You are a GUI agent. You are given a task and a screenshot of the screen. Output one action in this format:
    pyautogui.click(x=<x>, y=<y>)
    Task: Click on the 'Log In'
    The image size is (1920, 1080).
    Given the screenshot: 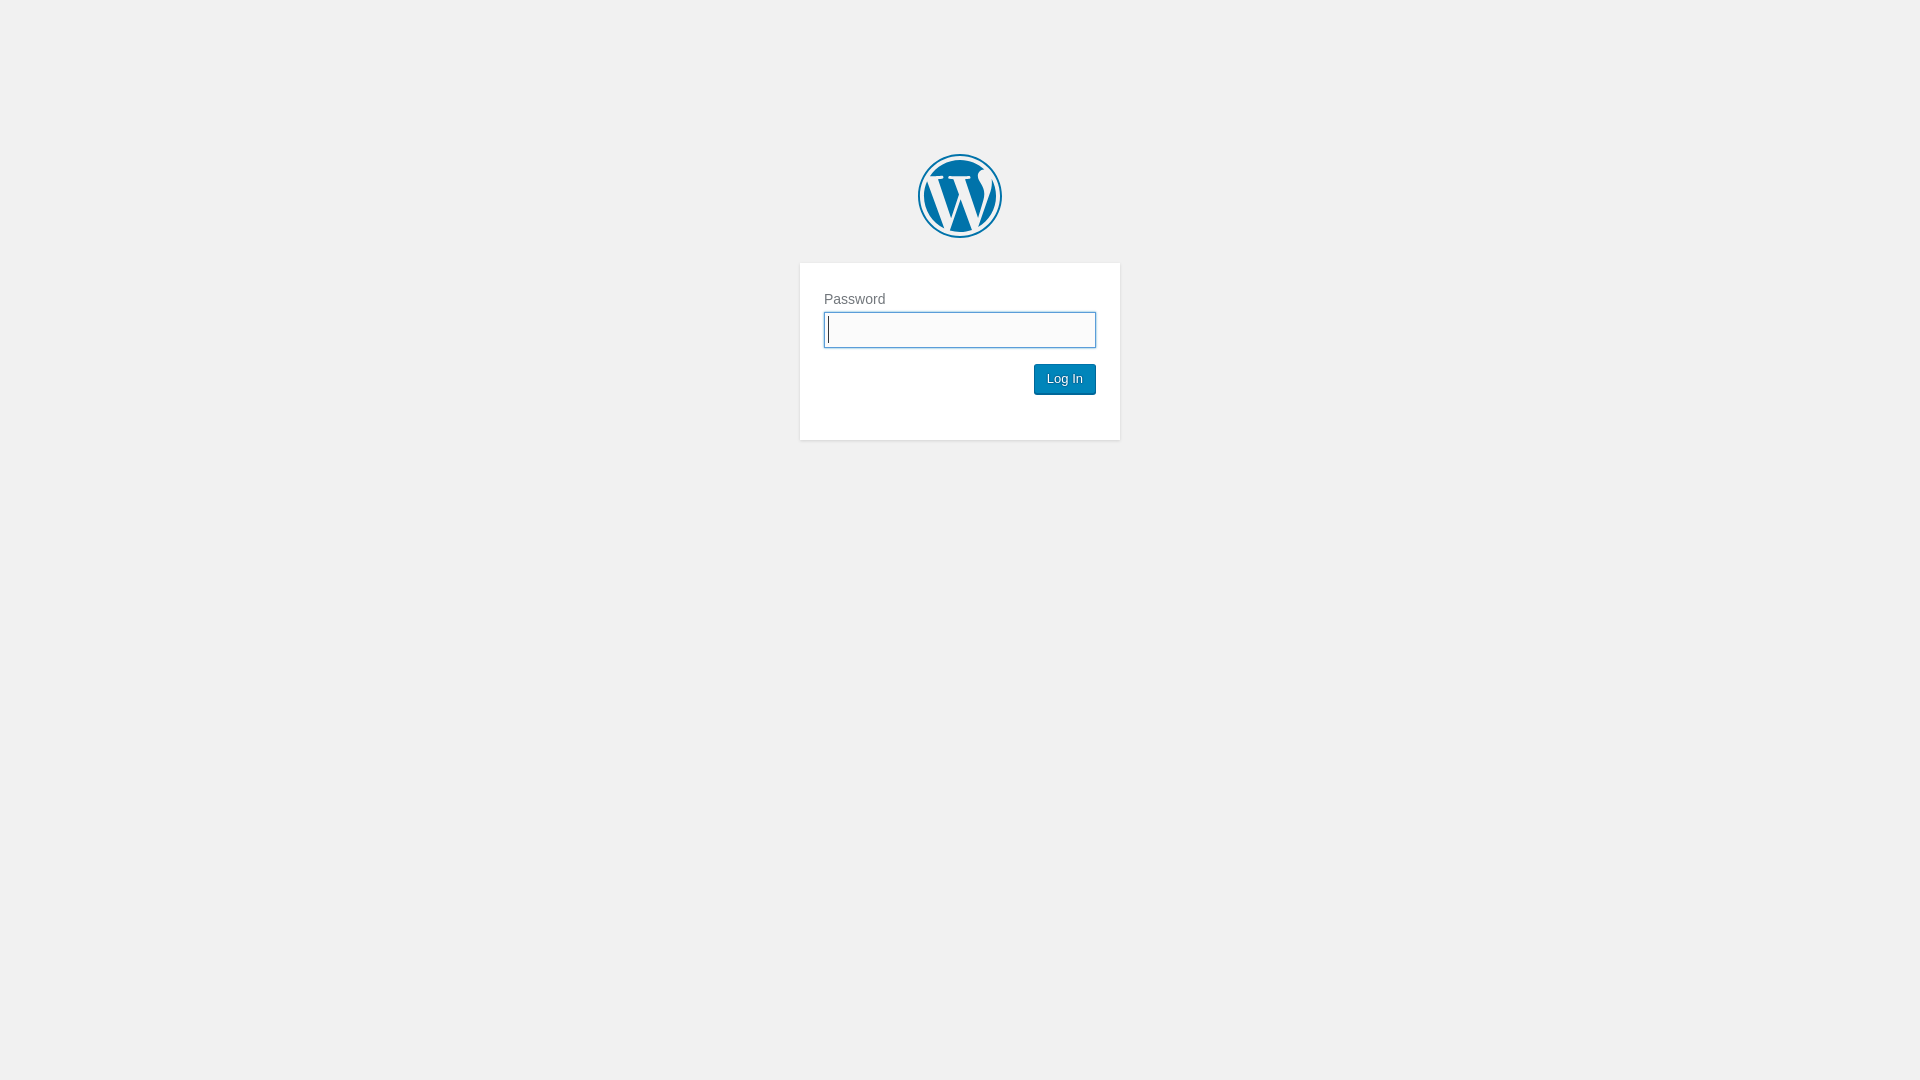 What is the action you would take?
    pyautogui.click(x=1064, y=378)
    